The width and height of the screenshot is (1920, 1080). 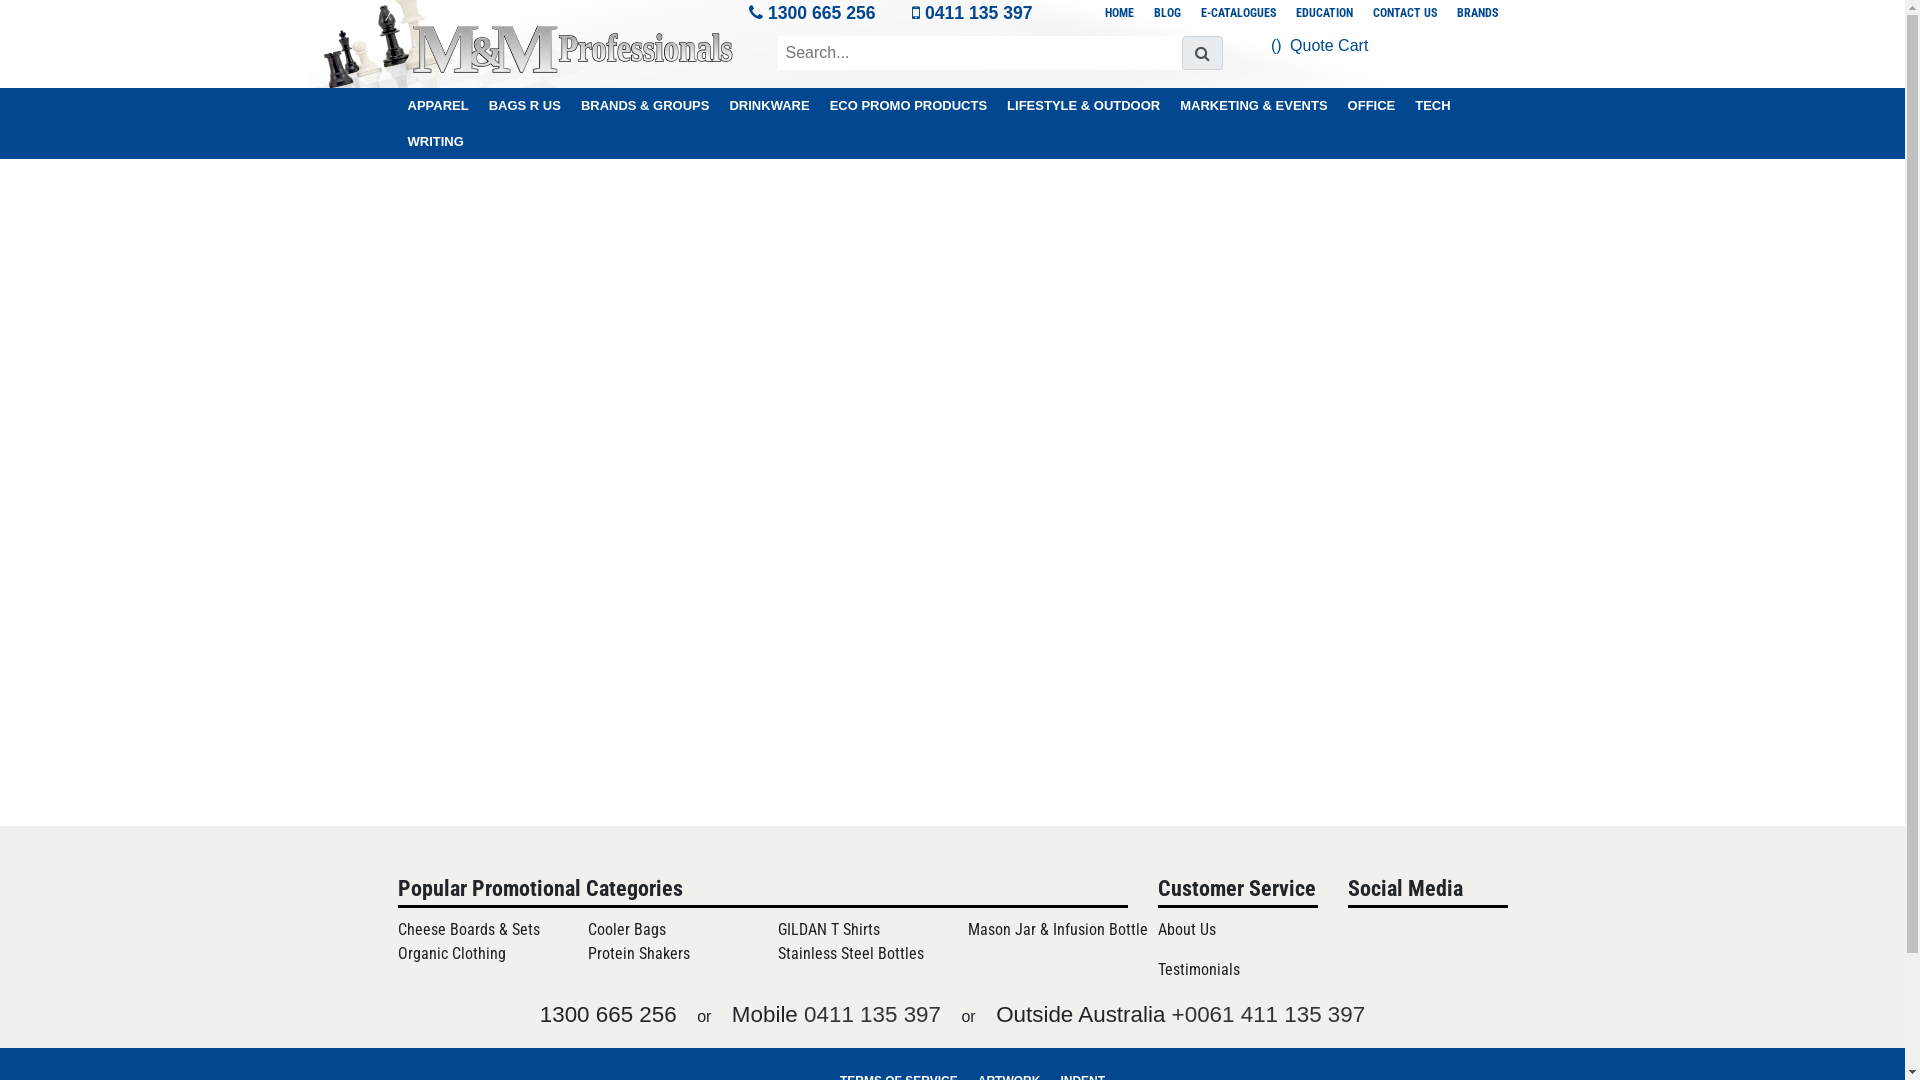 I want to click on '+0061 411 135 397', so click(x=1267, y=1014).